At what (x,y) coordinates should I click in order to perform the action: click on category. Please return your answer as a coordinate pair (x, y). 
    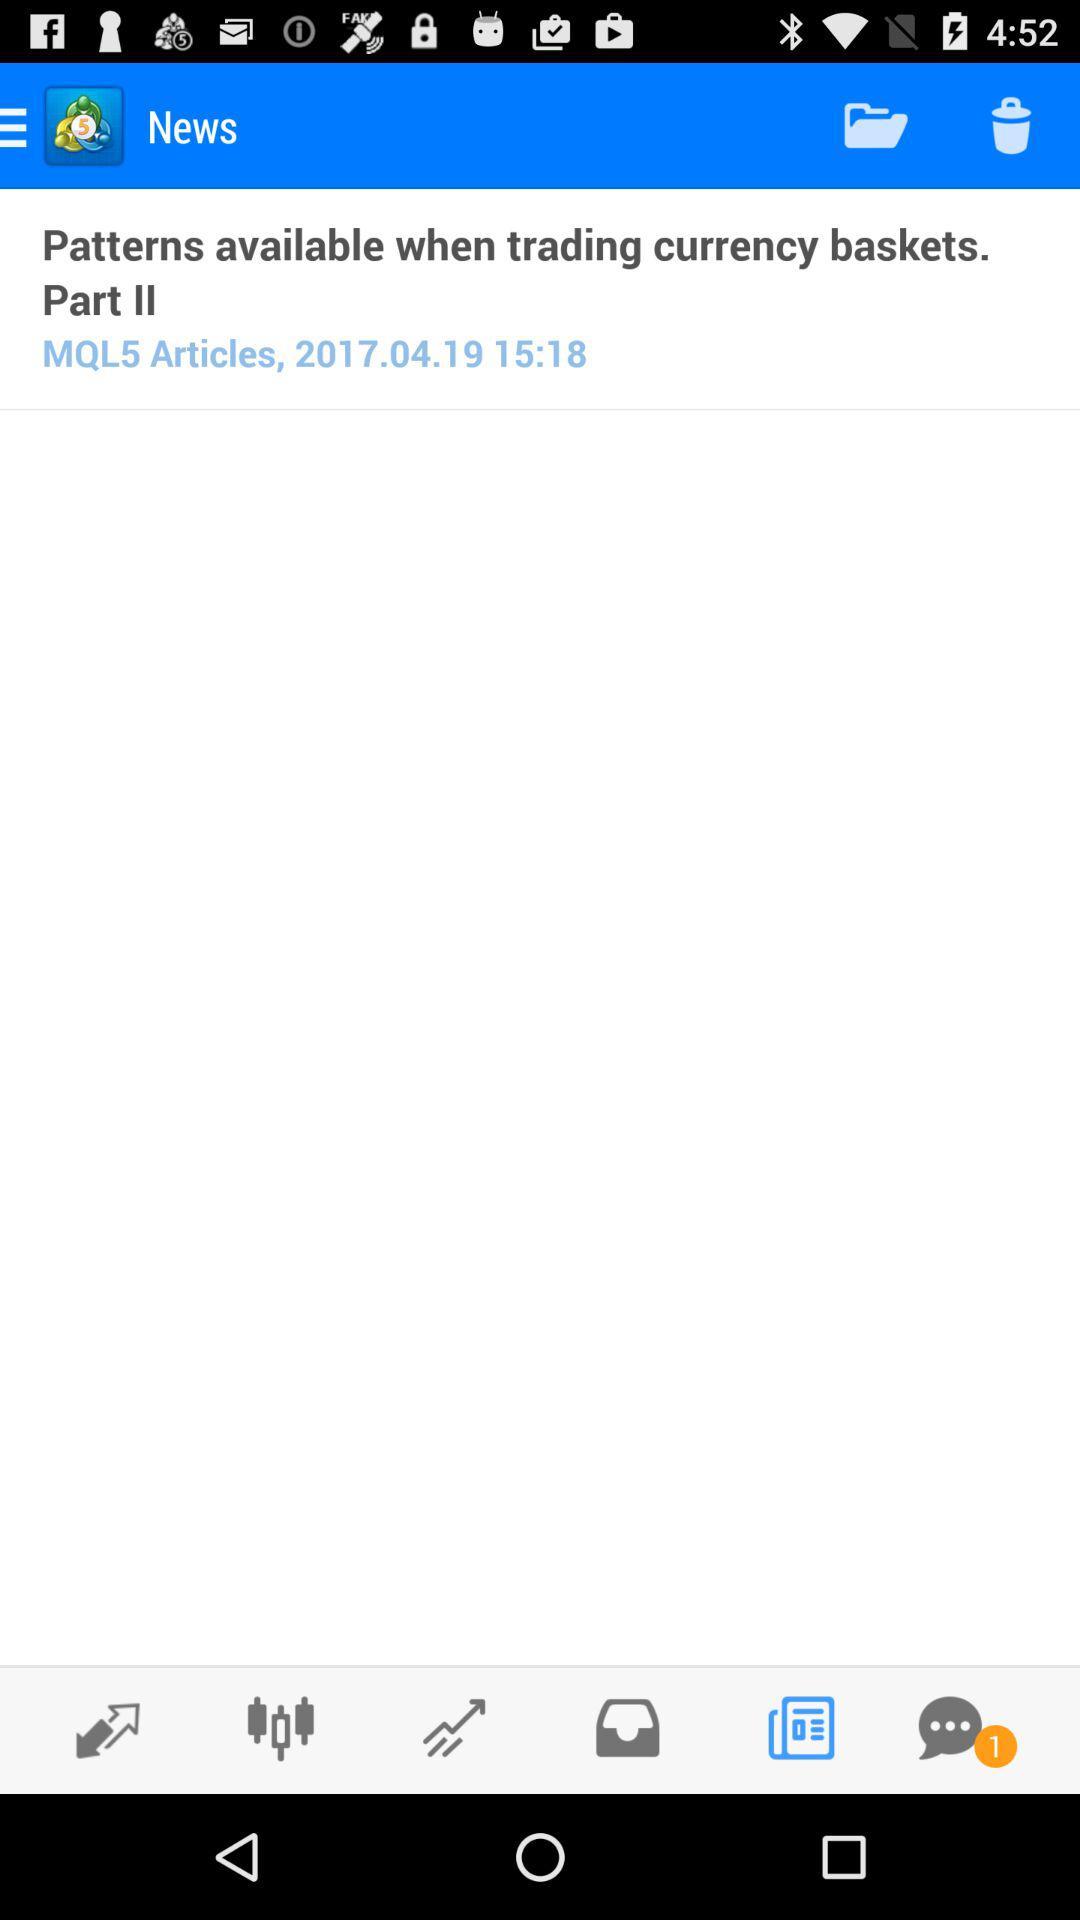
    Looking at the image, I should click on (454, 1727).